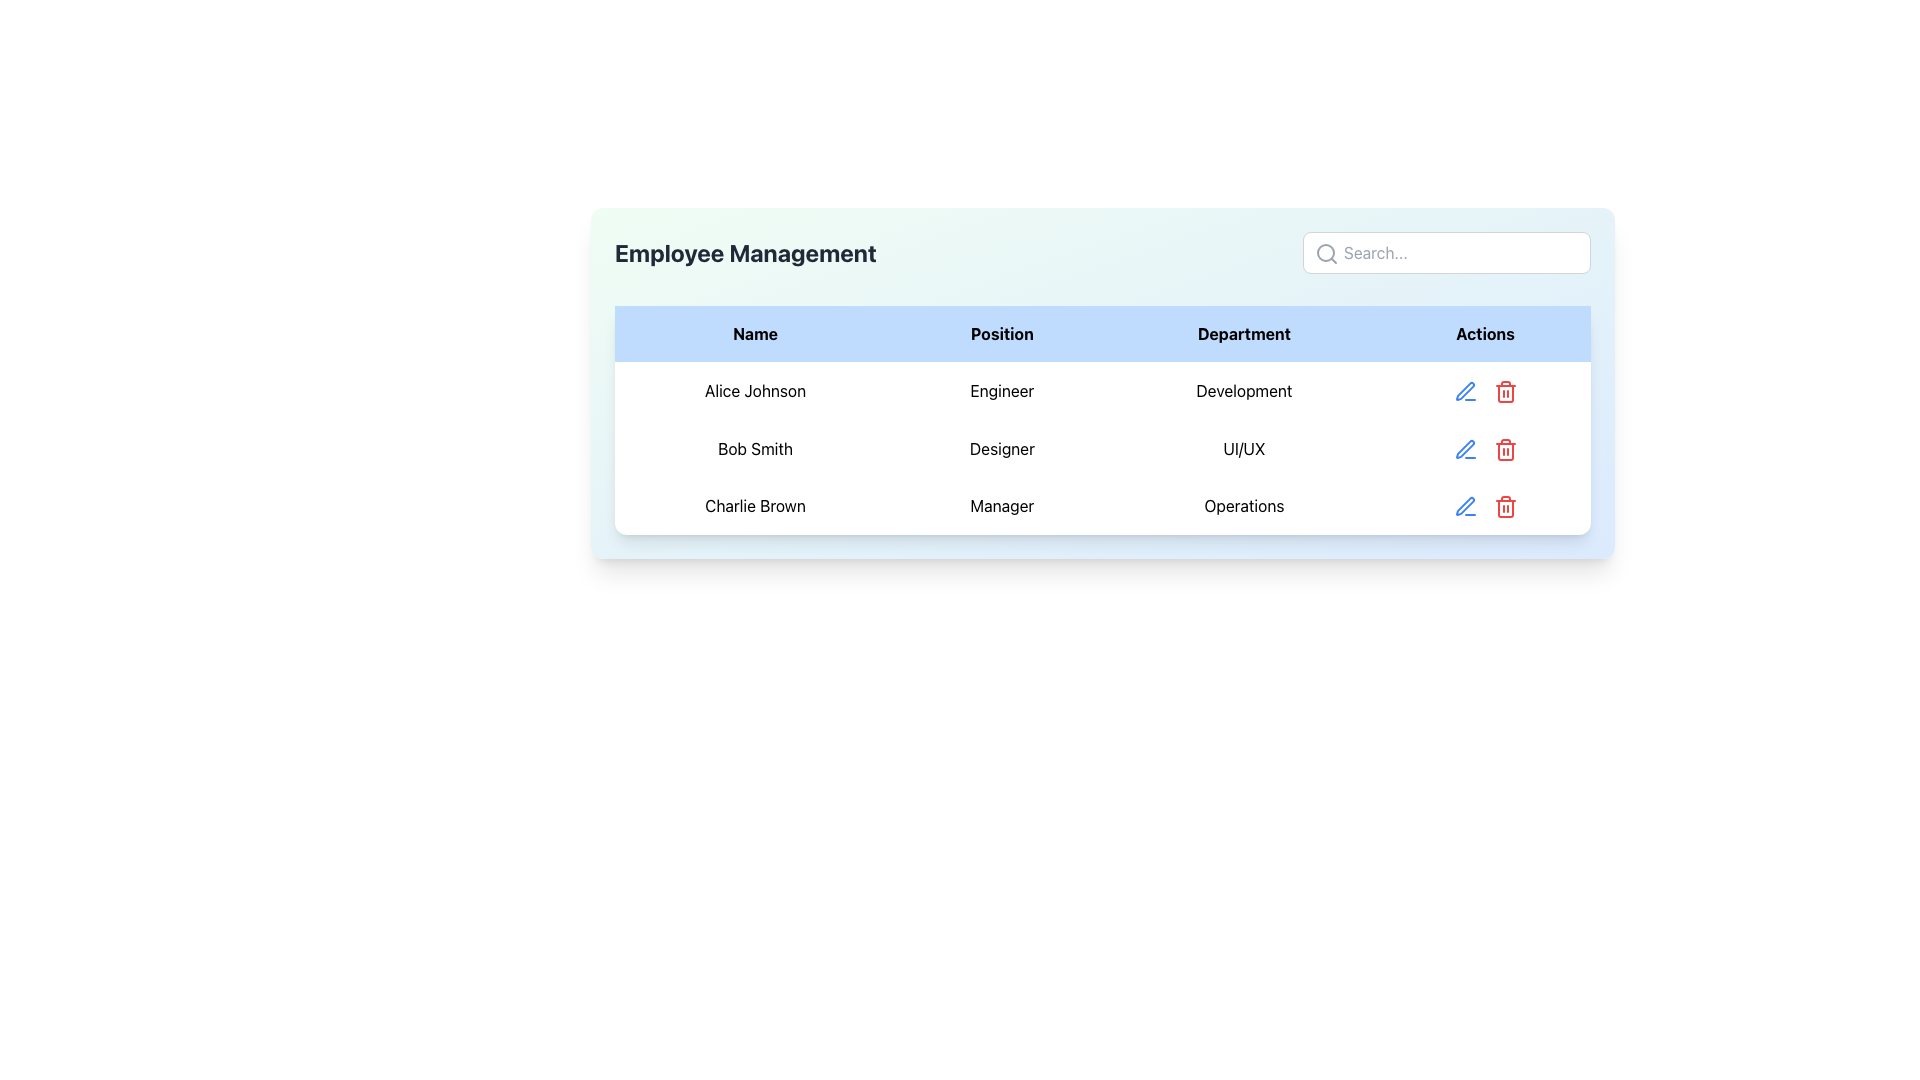 Image resolution: width=1920 pixels, height=1080 pixels. What do you see at coordinates (754, 390) in the screenshot?
I see `the text element that represents the name of an employee in the first row of the data table in the 'Employee Management' section` at bounding box center [754, 390].